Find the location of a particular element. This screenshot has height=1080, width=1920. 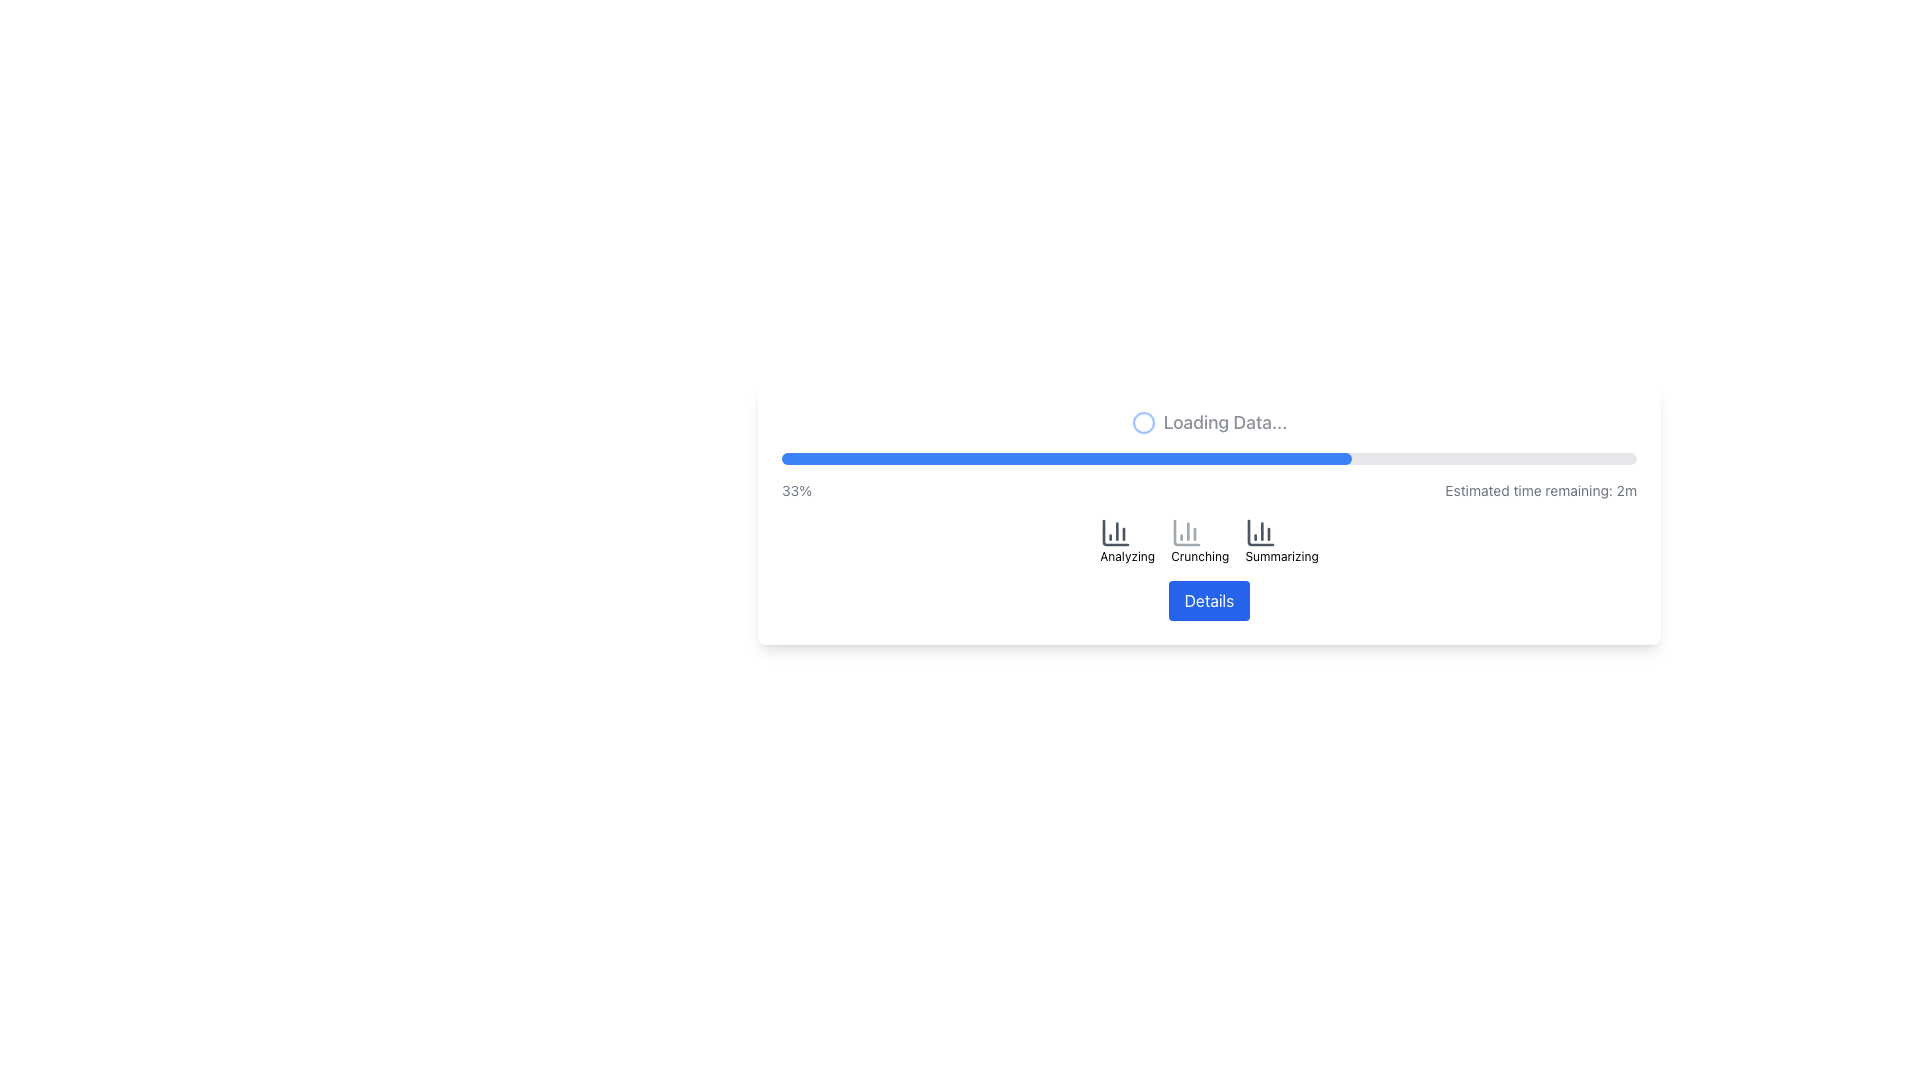

the animated spinner with a blue border that is part of the loading indicator next to the text 'Loading Data...' is located at coordinates (1143, 422).